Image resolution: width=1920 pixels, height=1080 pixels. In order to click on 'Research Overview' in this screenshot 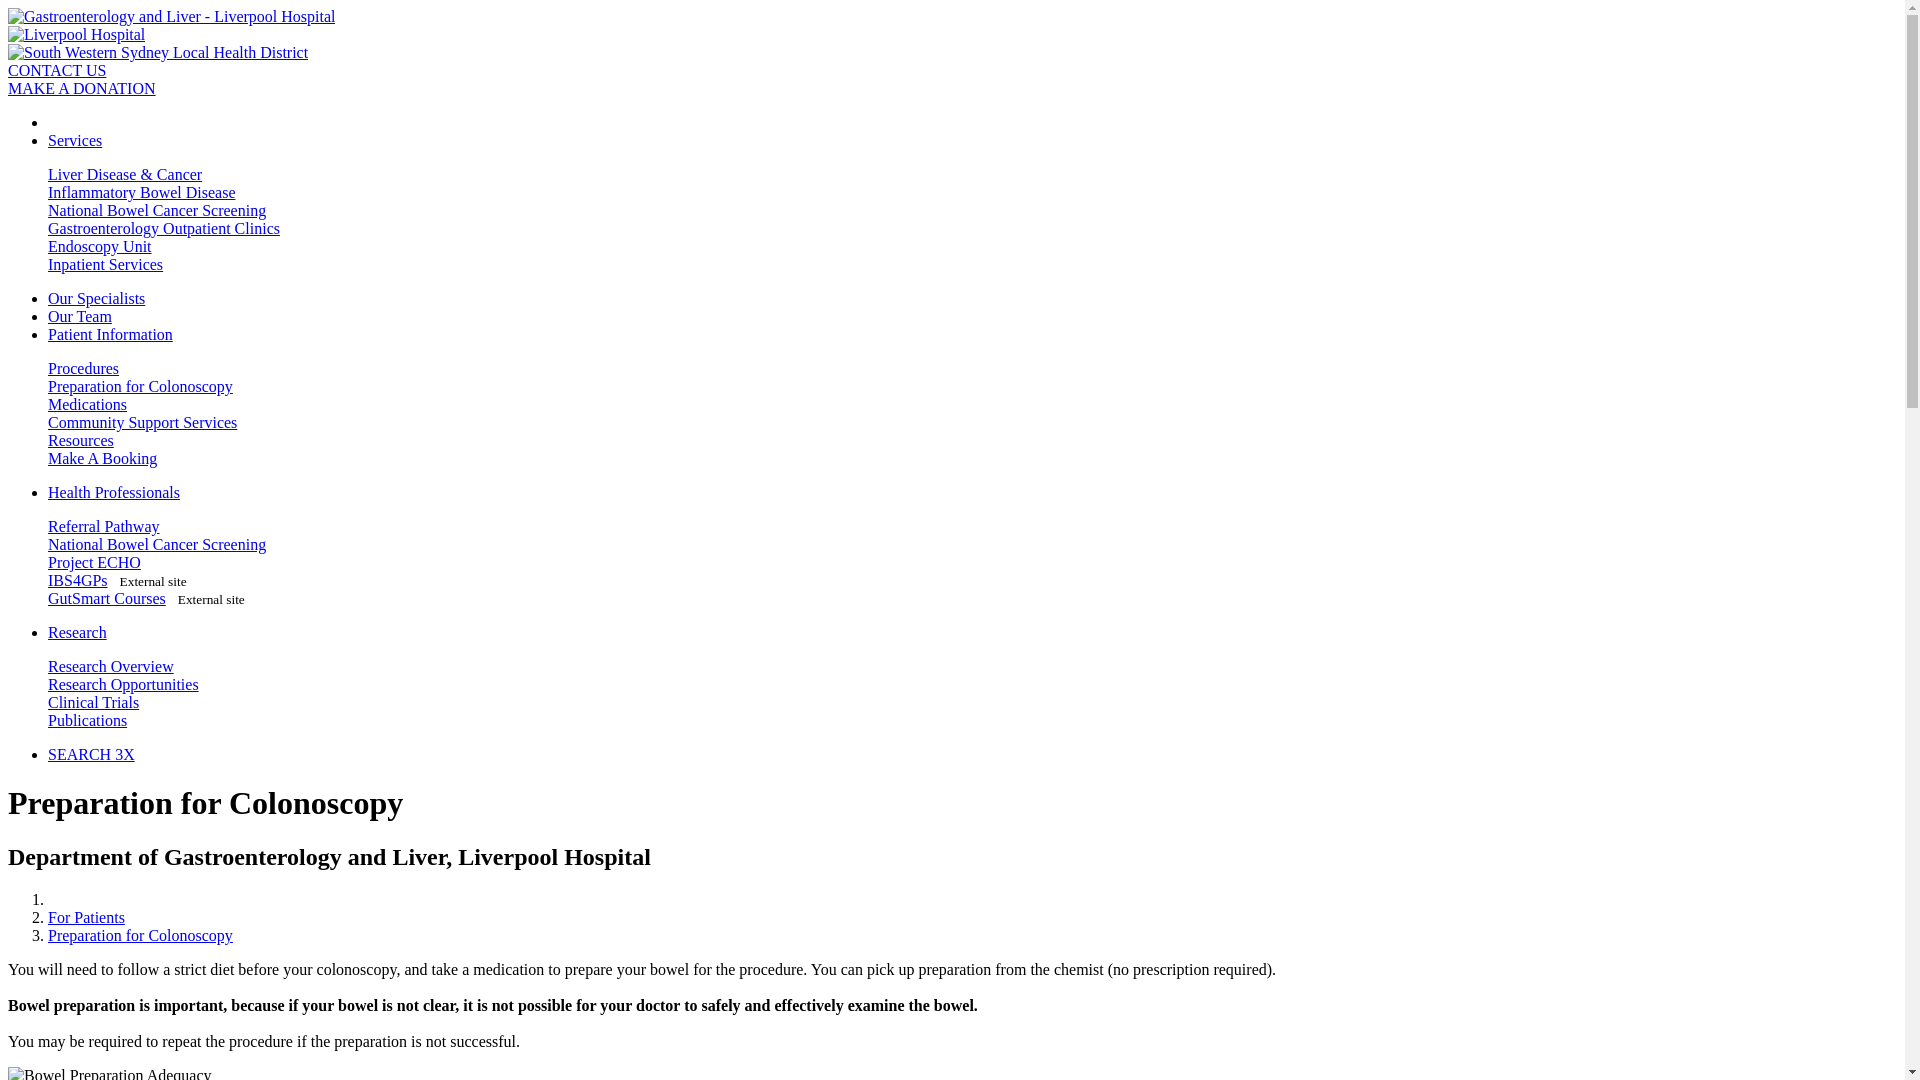, I will do `click(109, 666)`.